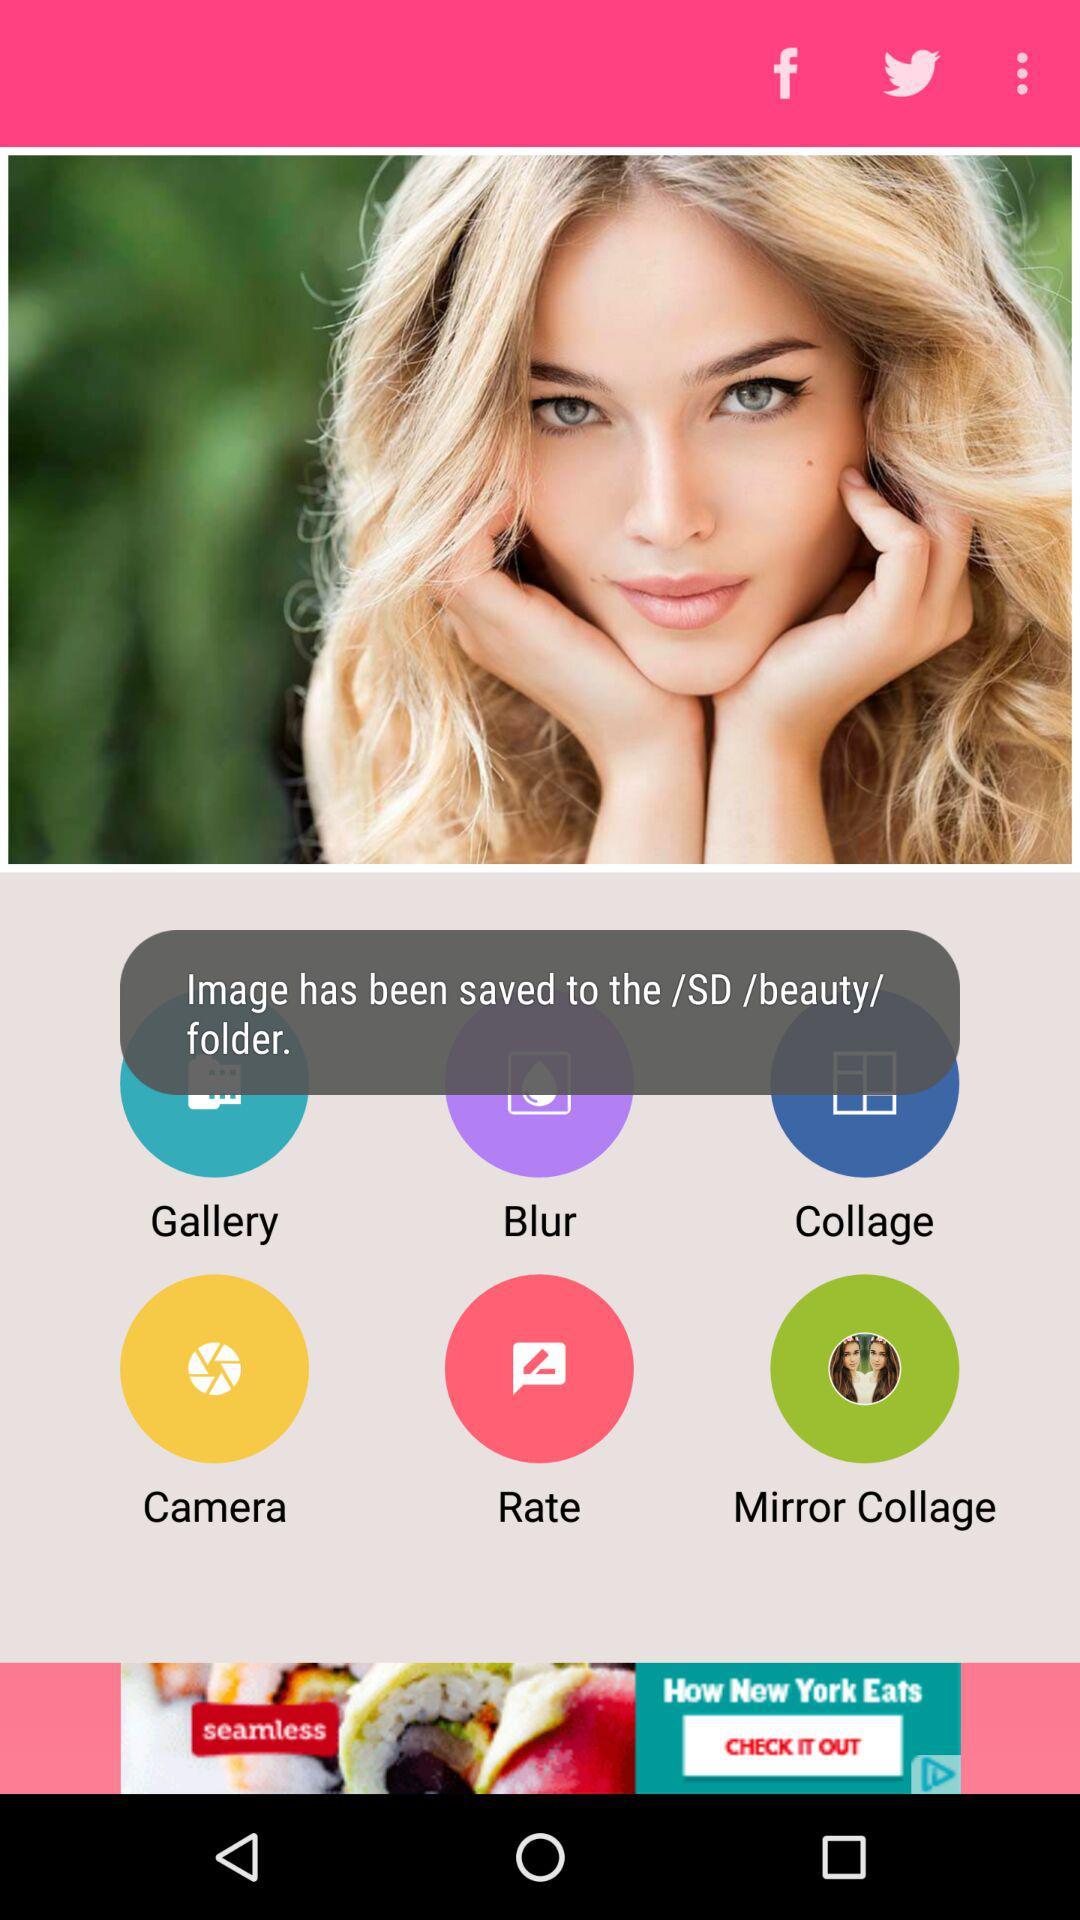  Describe the element at coordinates (214, 1082) in the screenshot. I see `gellery` at that location.